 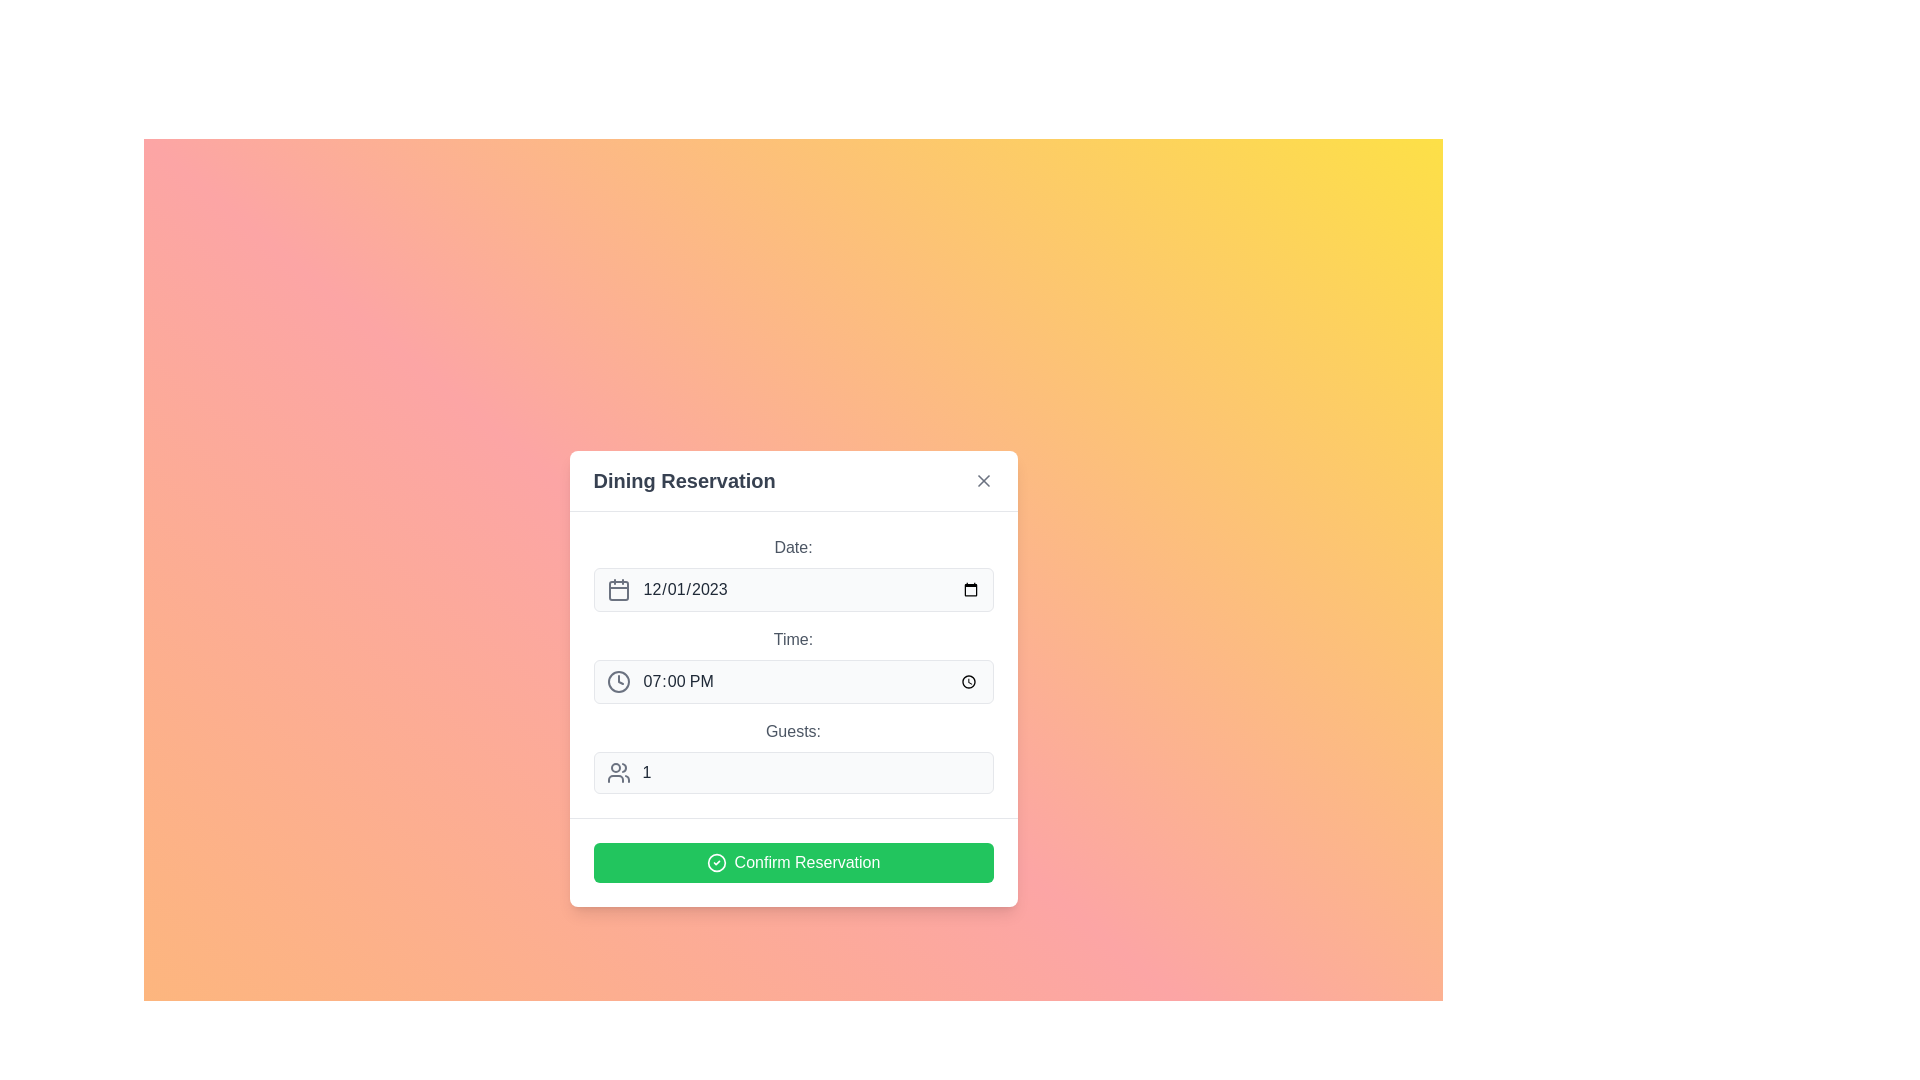 I want to click on the date selector input field, which is a horizontal bar with rounded corners, light gray background, and displays '12/01/2023', so click(x=792, y=589).